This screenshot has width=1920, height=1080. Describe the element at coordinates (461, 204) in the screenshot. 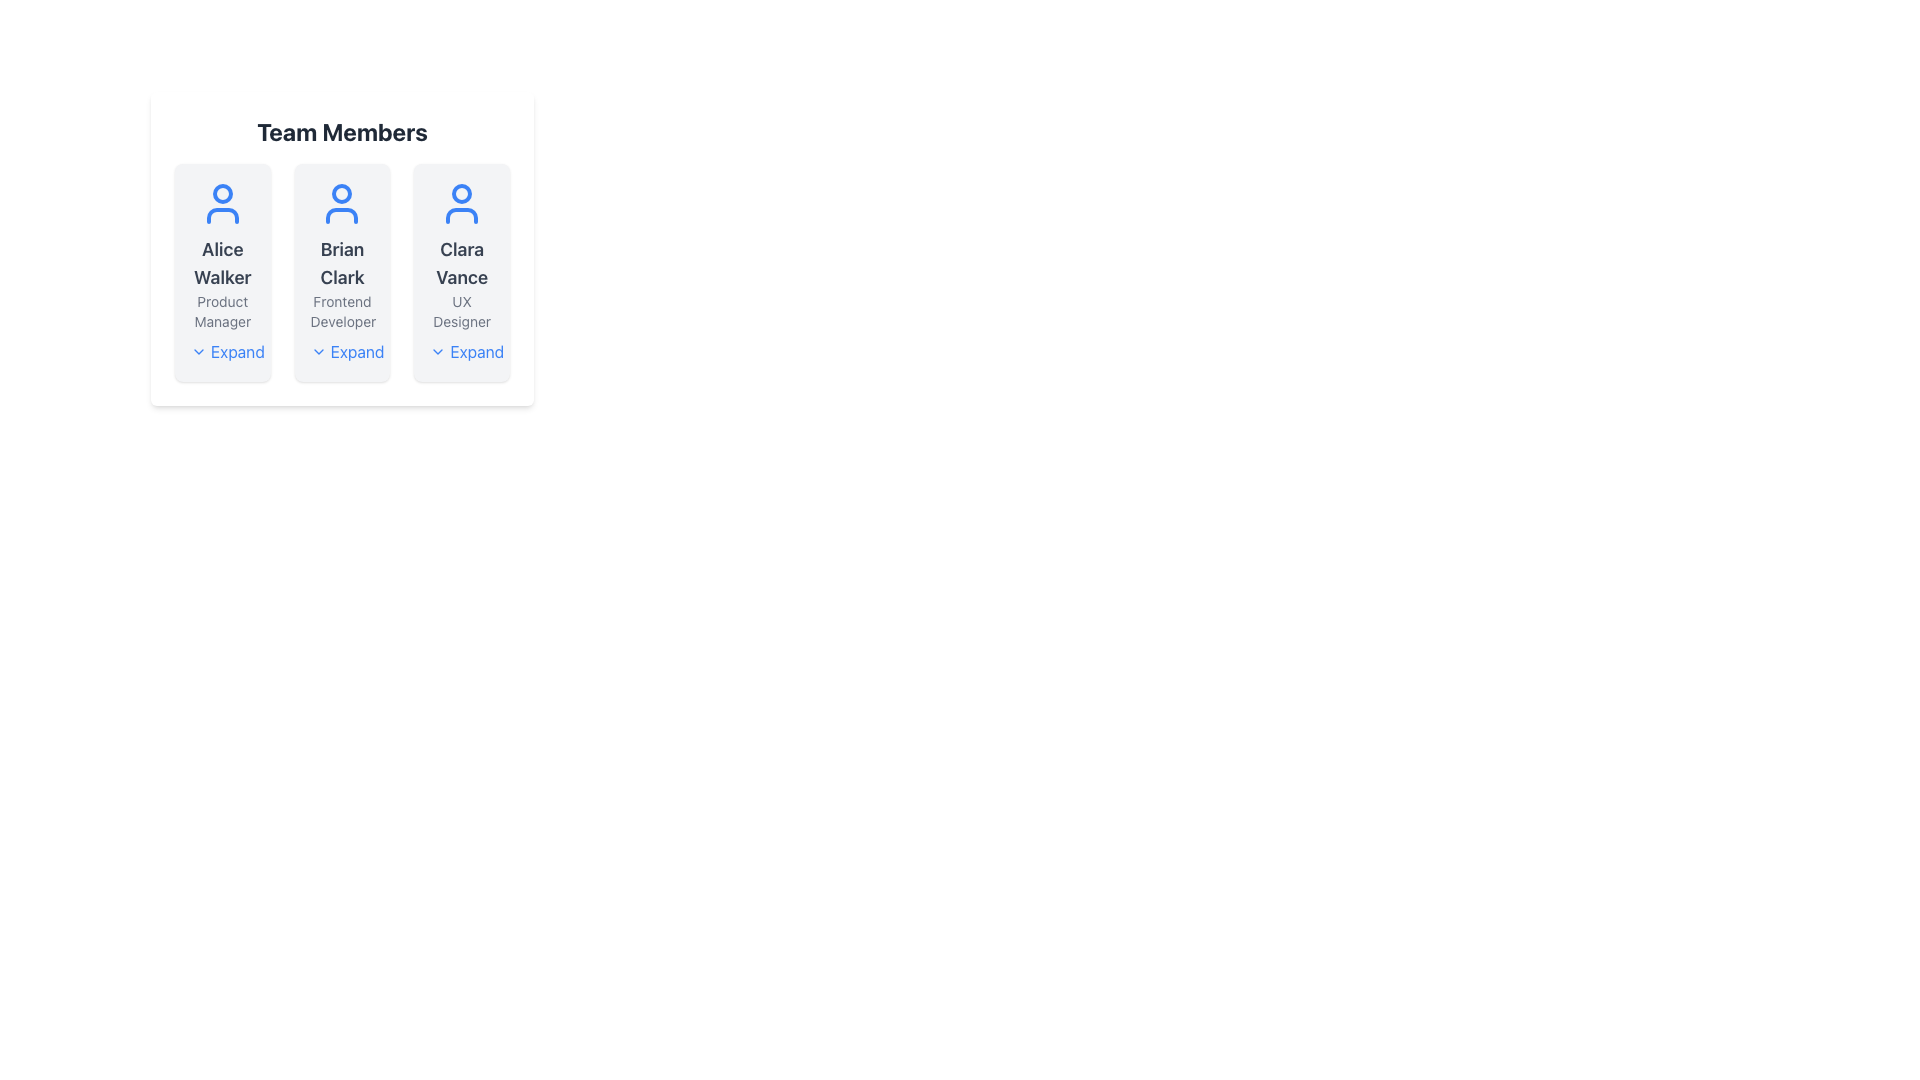

I see `the icon representing Clara Vance, which is positioned above her name and role as a UX Designer in the Team Members group` at that location.